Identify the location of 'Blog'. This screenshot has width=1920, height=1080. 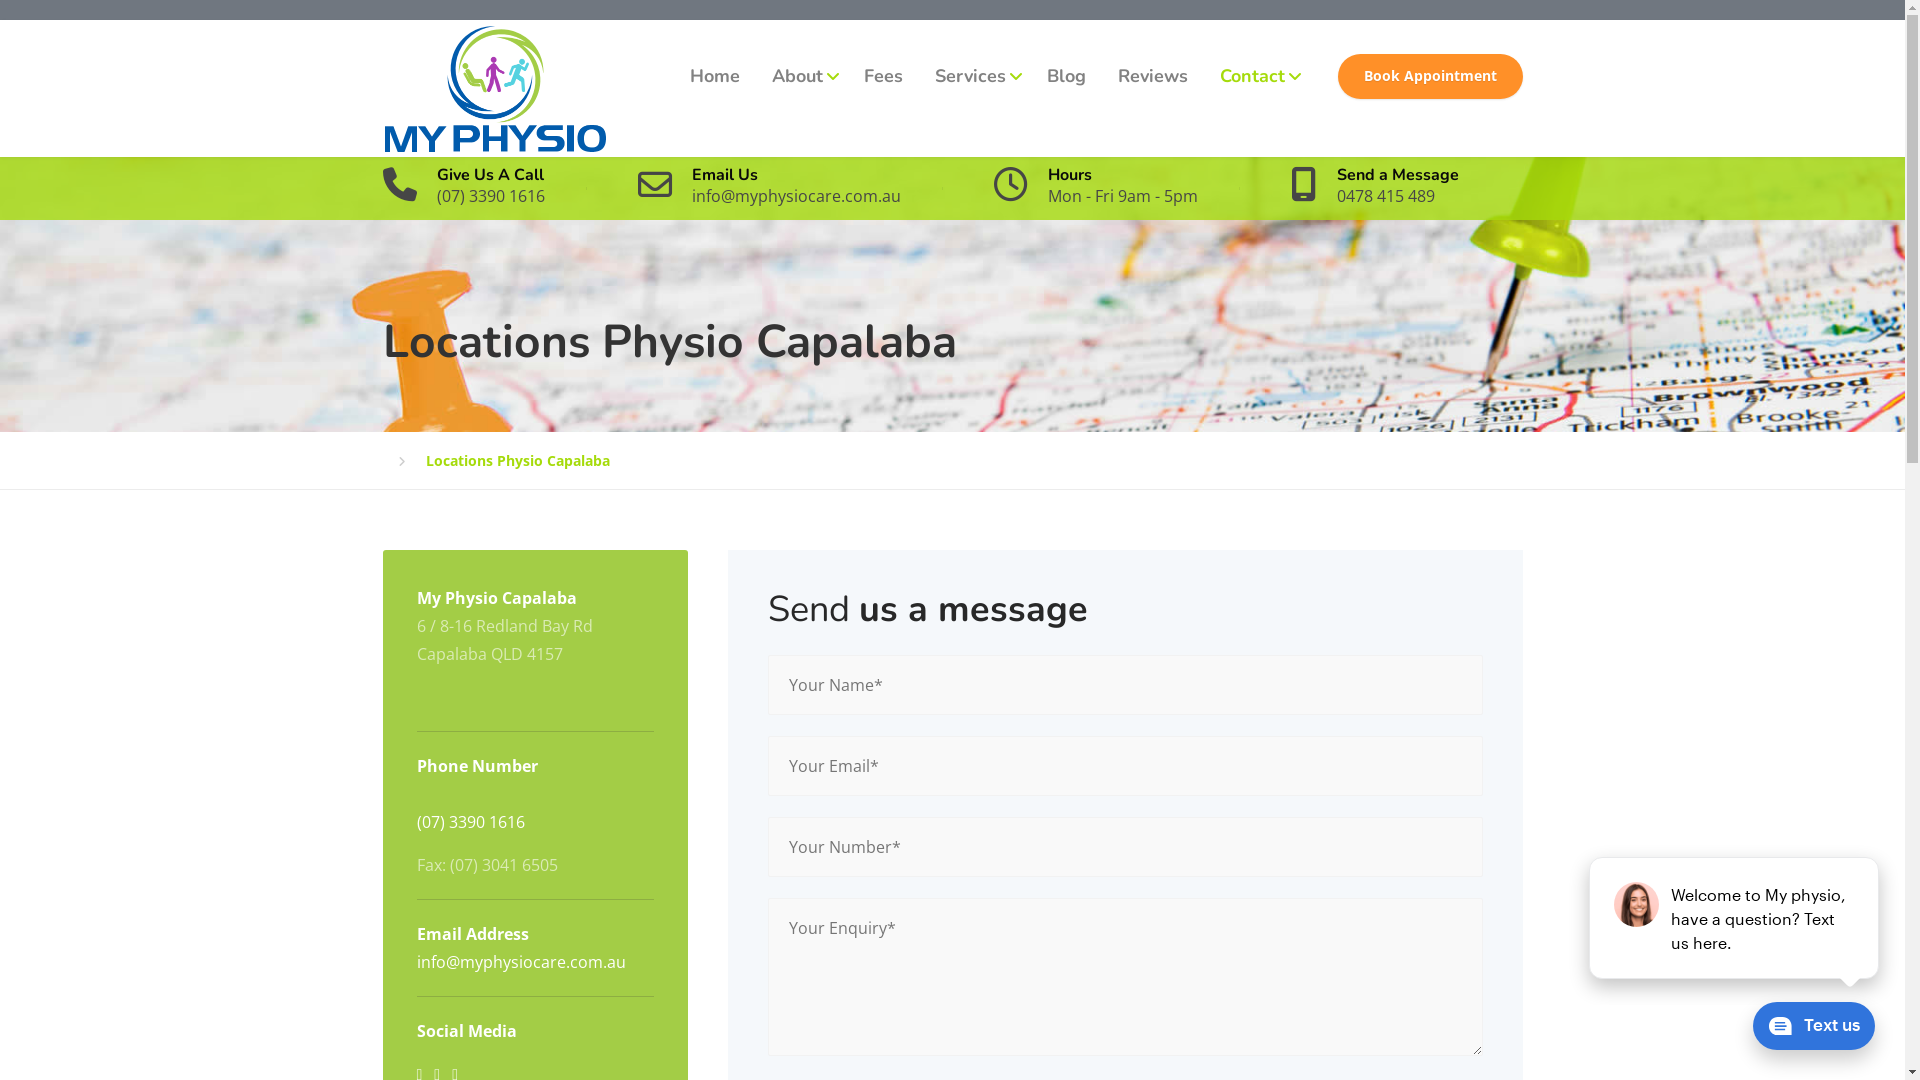
(1032, 75).